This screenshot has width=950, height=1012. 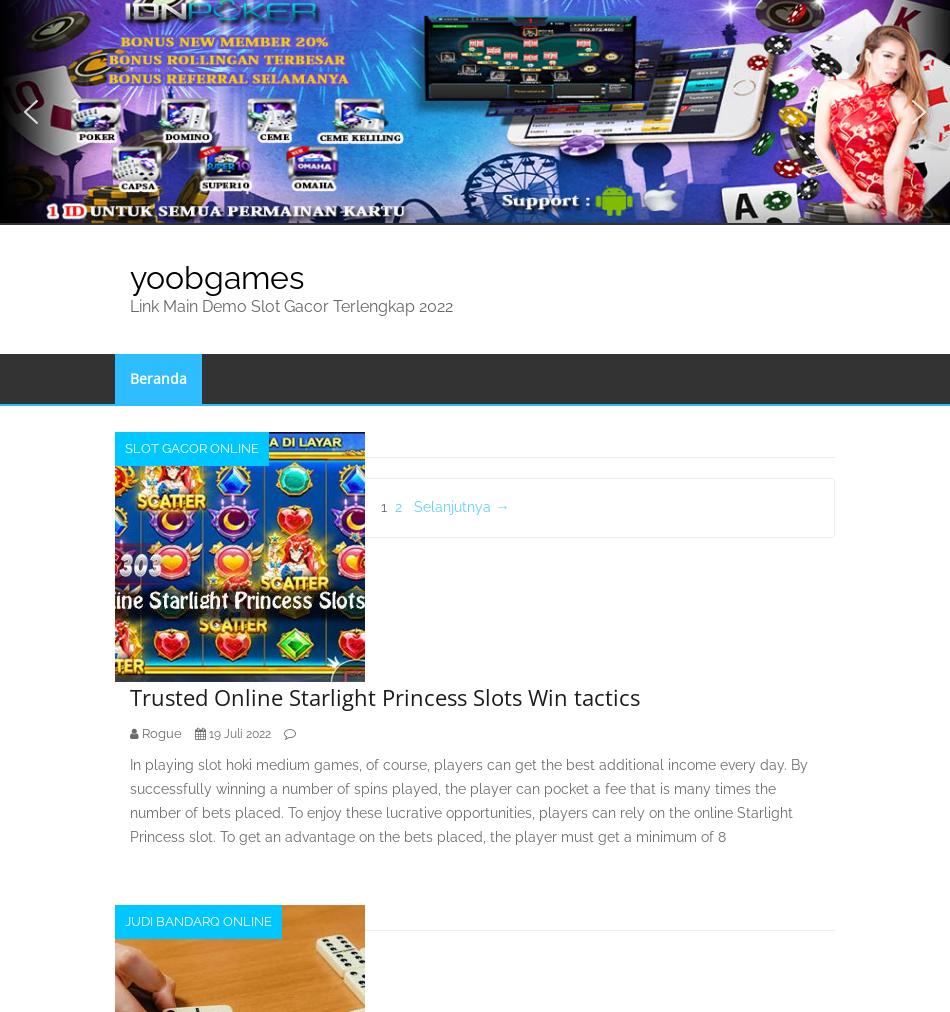 I want to click on 'Trusted Online Starlight Princess Slots Win tactics', so click(x=129, y=696).